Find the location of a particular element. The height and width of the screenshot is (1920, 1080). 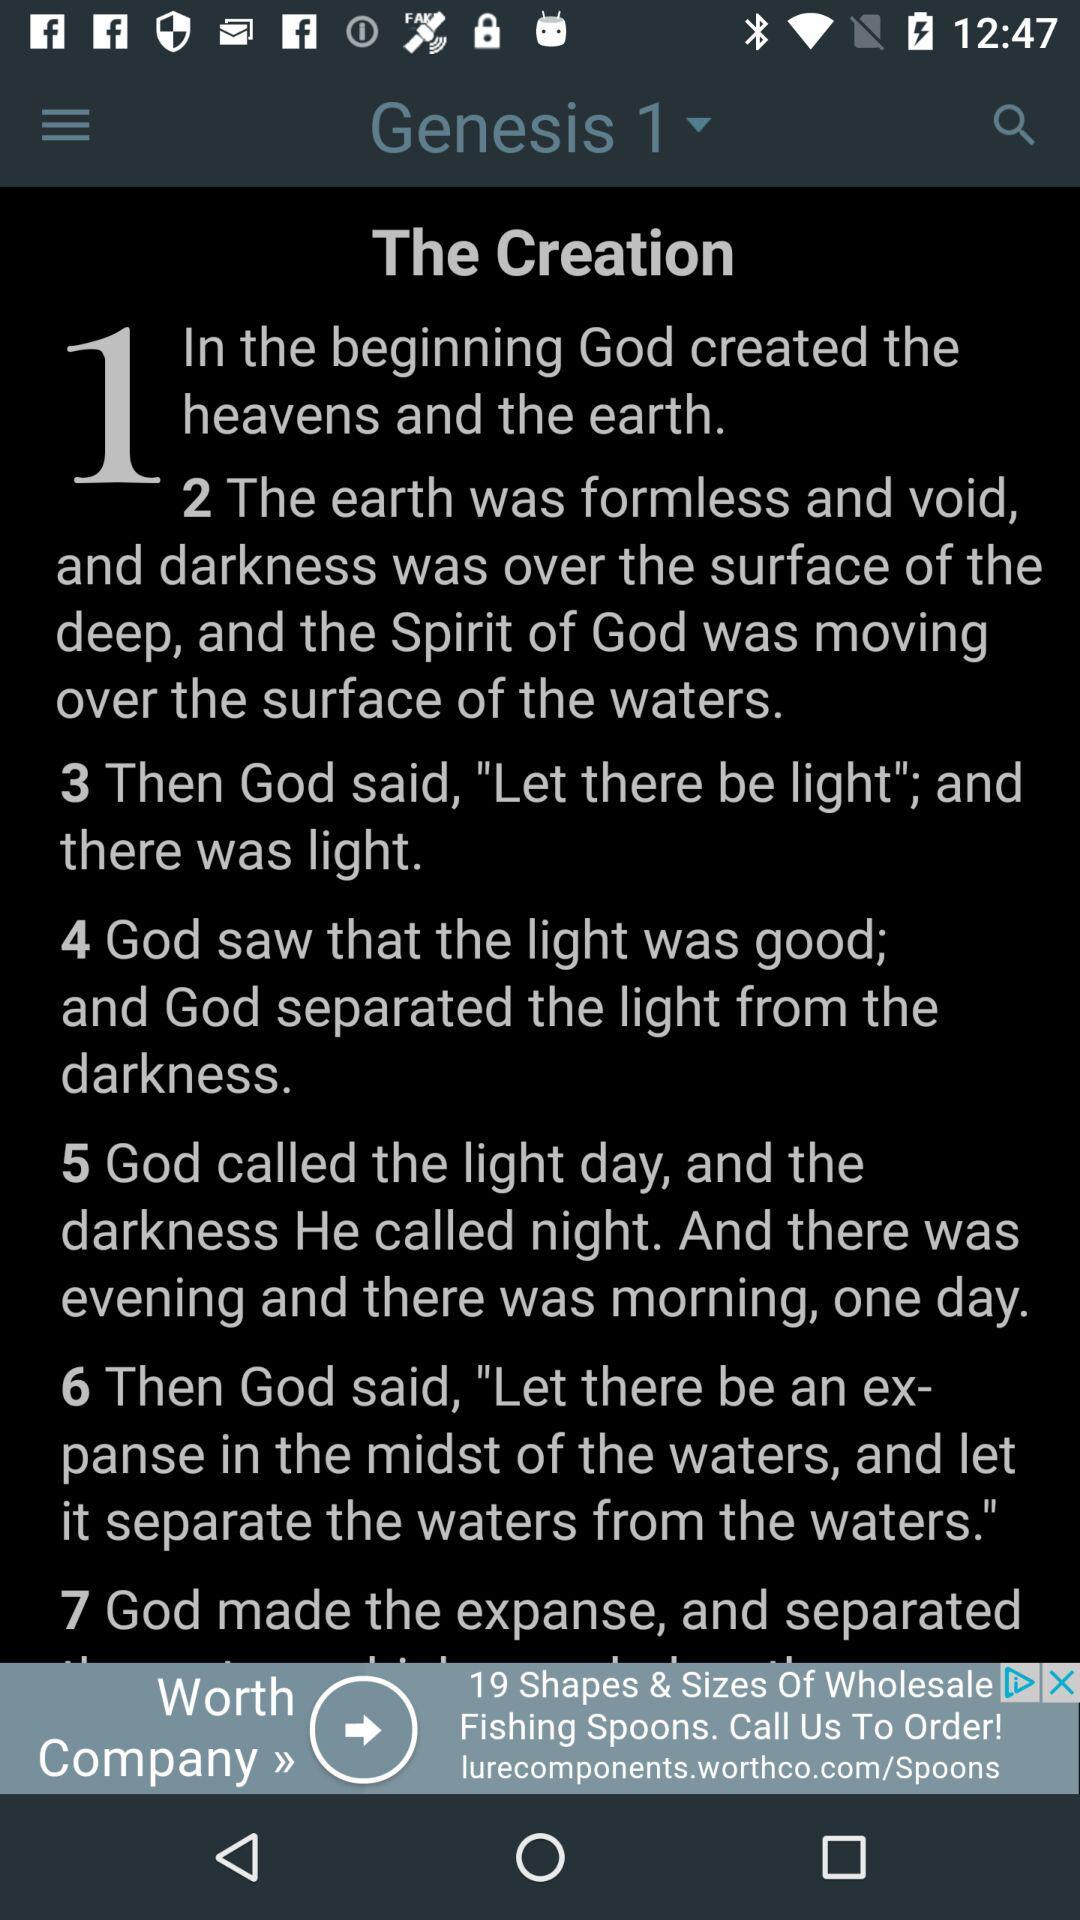

the menu icon is located at coordinates (64, 123).